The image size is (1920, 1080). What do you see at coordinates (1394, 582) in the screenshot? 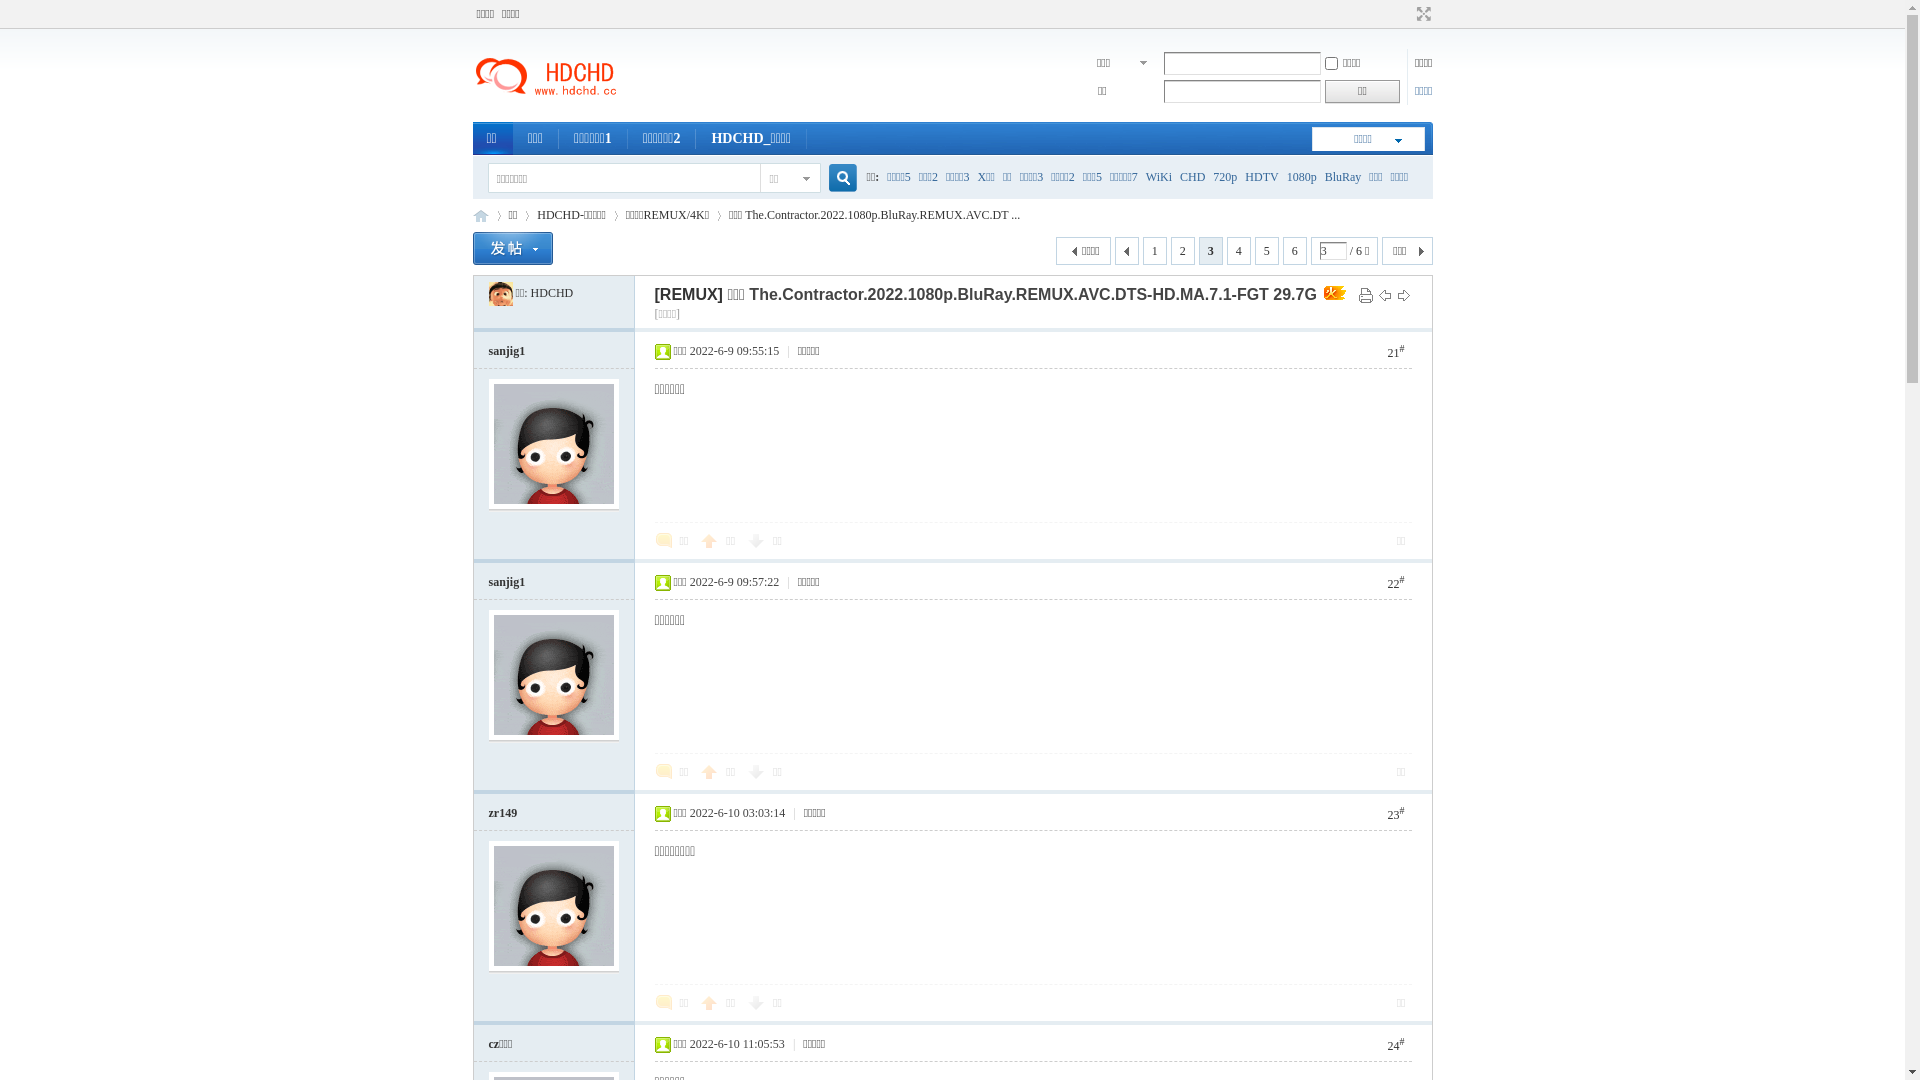
I see `'22#'` at bounding box center [1394, 582].